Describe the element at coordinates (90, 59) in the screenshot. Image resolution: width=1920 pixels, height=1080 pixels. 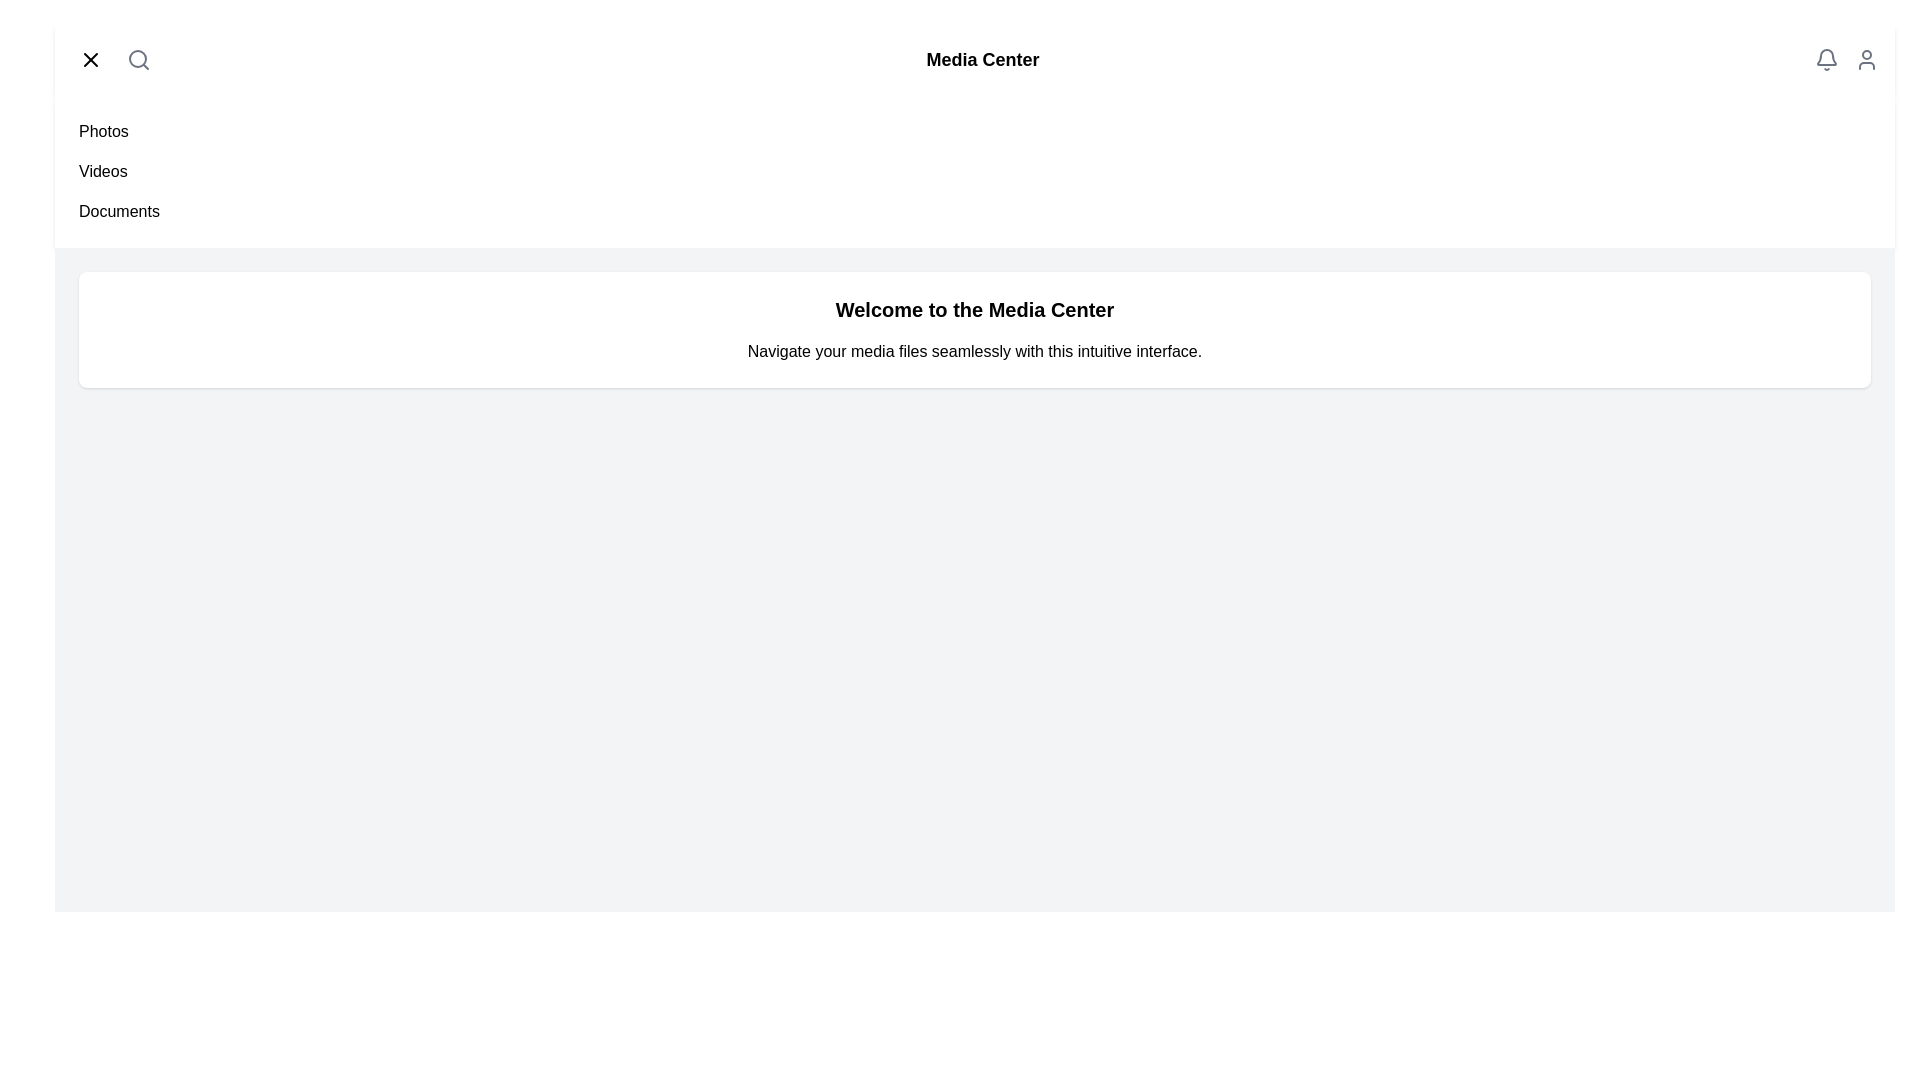
I see `toggle button in the top-left corner of the header to toggle the visibility of the side menu` at that location.